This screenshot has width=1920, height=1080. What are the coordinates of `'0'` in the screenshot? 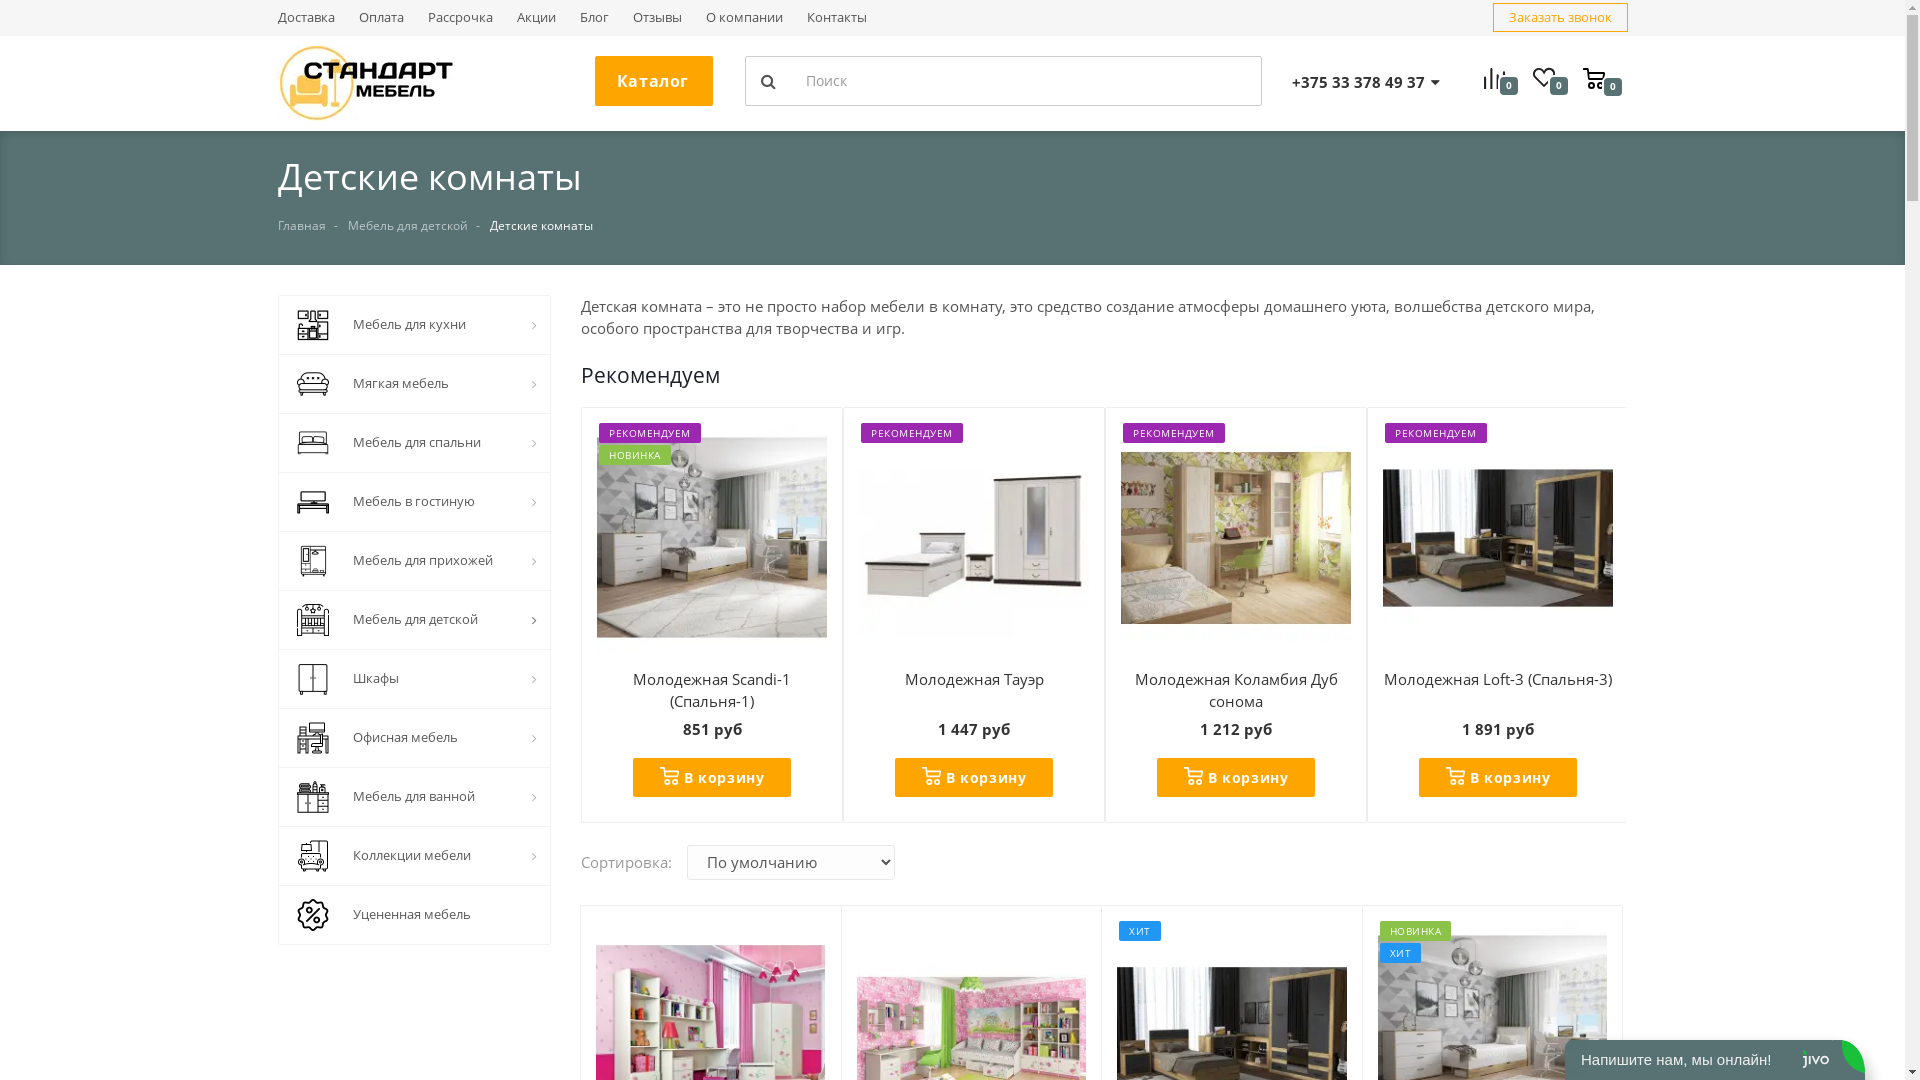 It's located at (1530, 80).